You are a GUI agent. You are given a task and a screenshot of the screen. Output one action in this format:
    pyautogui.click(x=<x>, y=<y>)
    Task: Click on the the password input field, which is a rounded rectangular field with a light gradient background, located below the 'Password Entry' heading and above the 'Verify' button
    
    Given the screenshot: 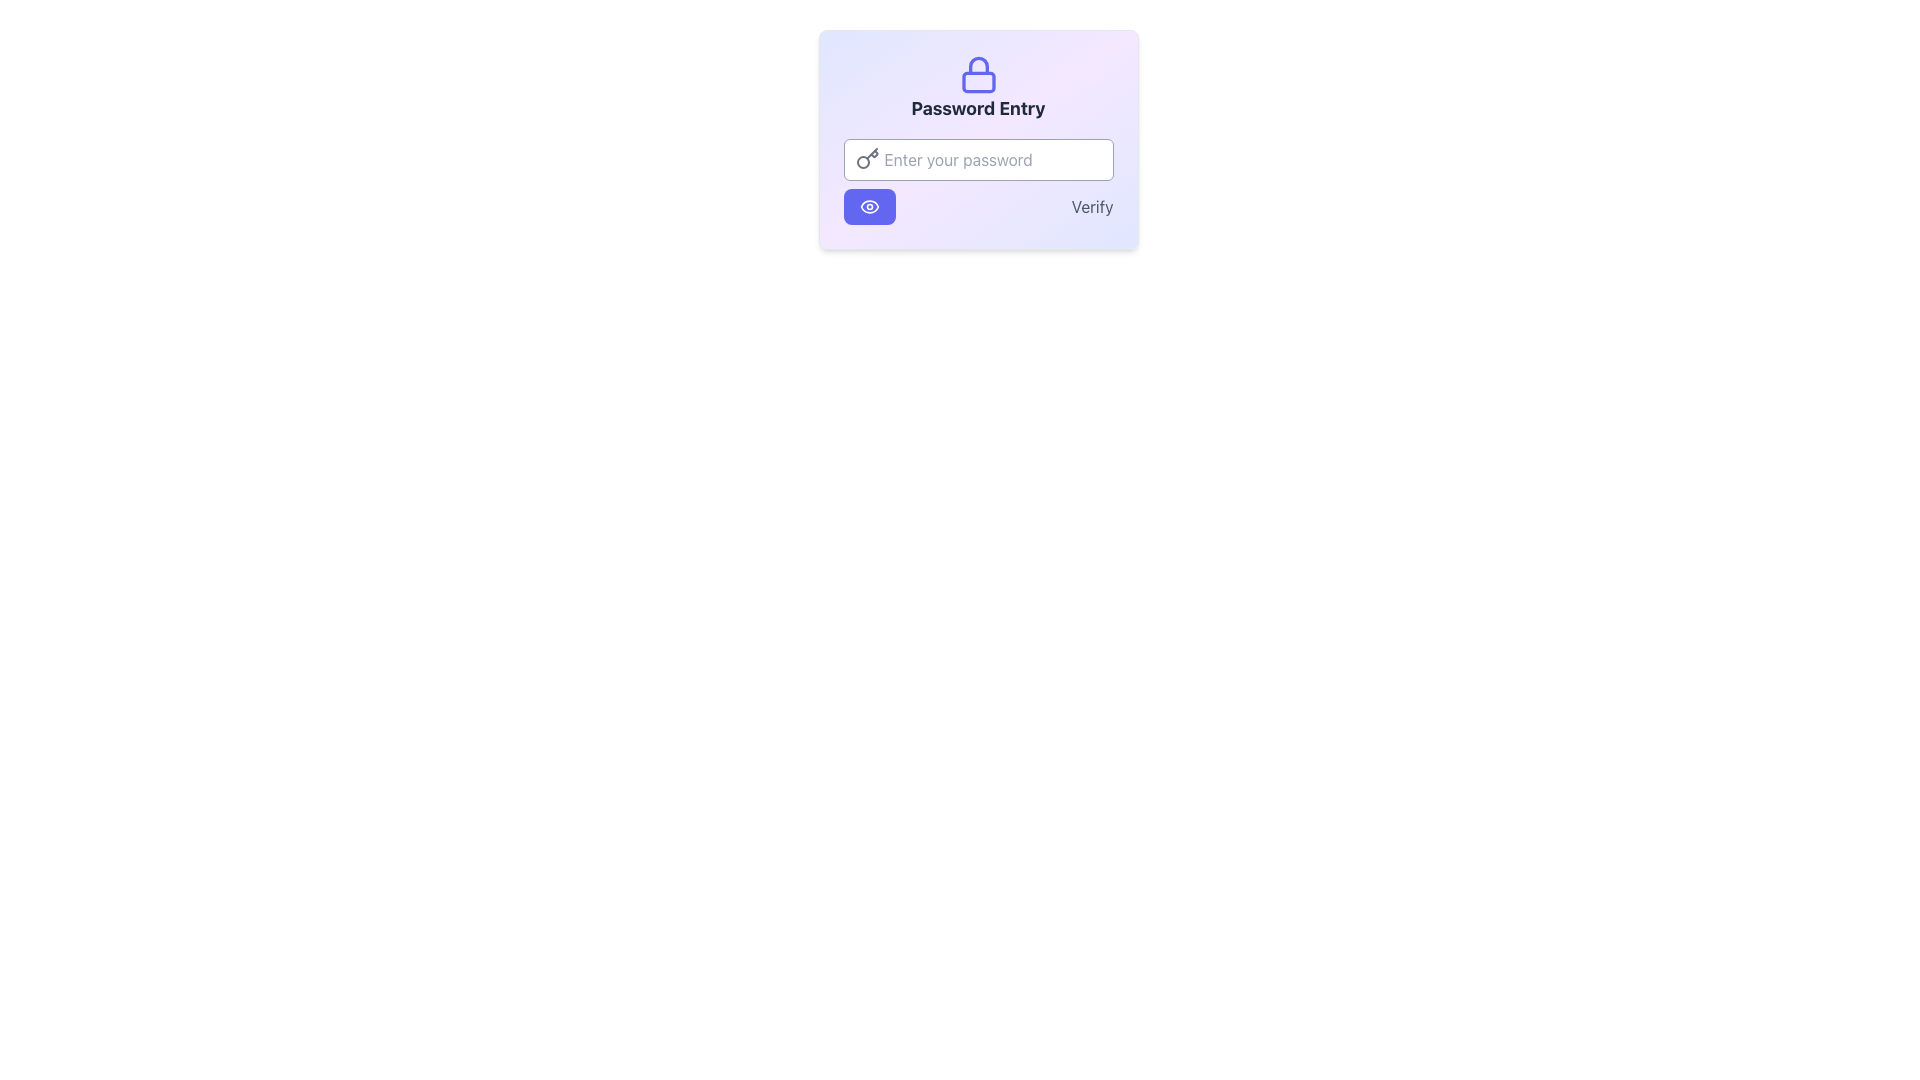 What is the action you would take?
    pyautogui.click(x=978, y=138)
    